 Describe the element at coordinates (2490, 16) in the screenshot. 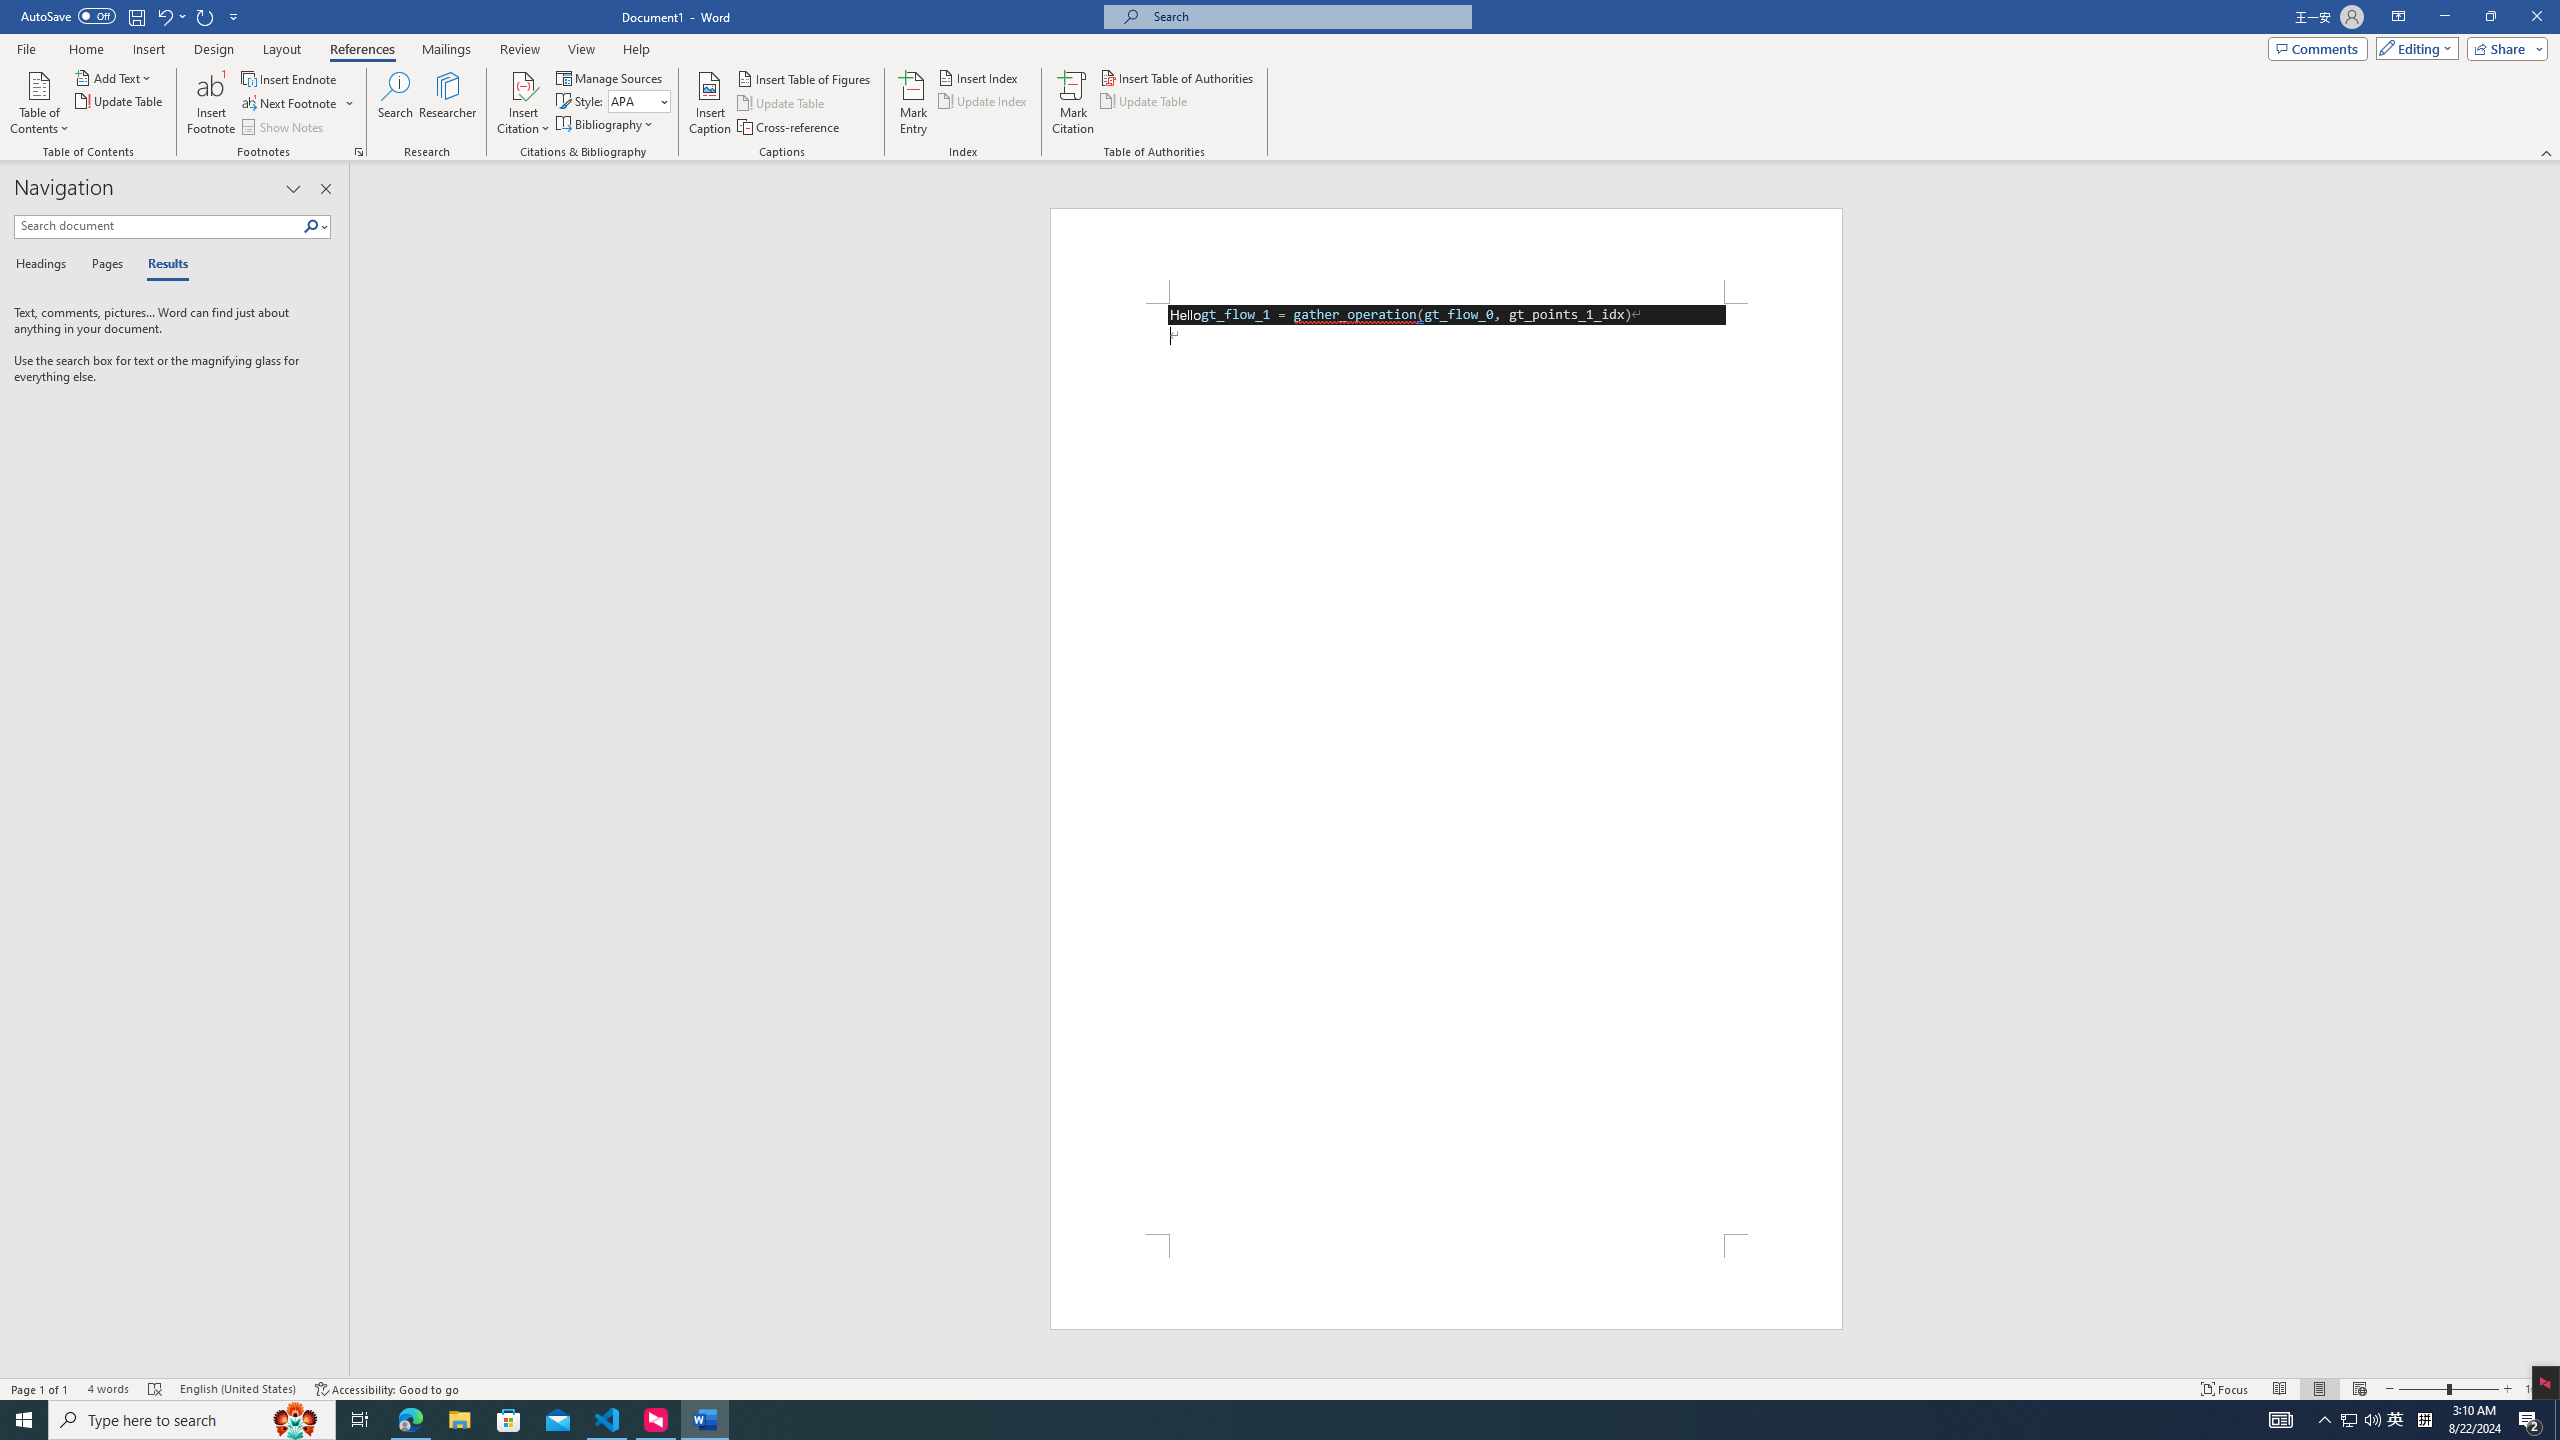

I see `'Restore Down'` at that location.